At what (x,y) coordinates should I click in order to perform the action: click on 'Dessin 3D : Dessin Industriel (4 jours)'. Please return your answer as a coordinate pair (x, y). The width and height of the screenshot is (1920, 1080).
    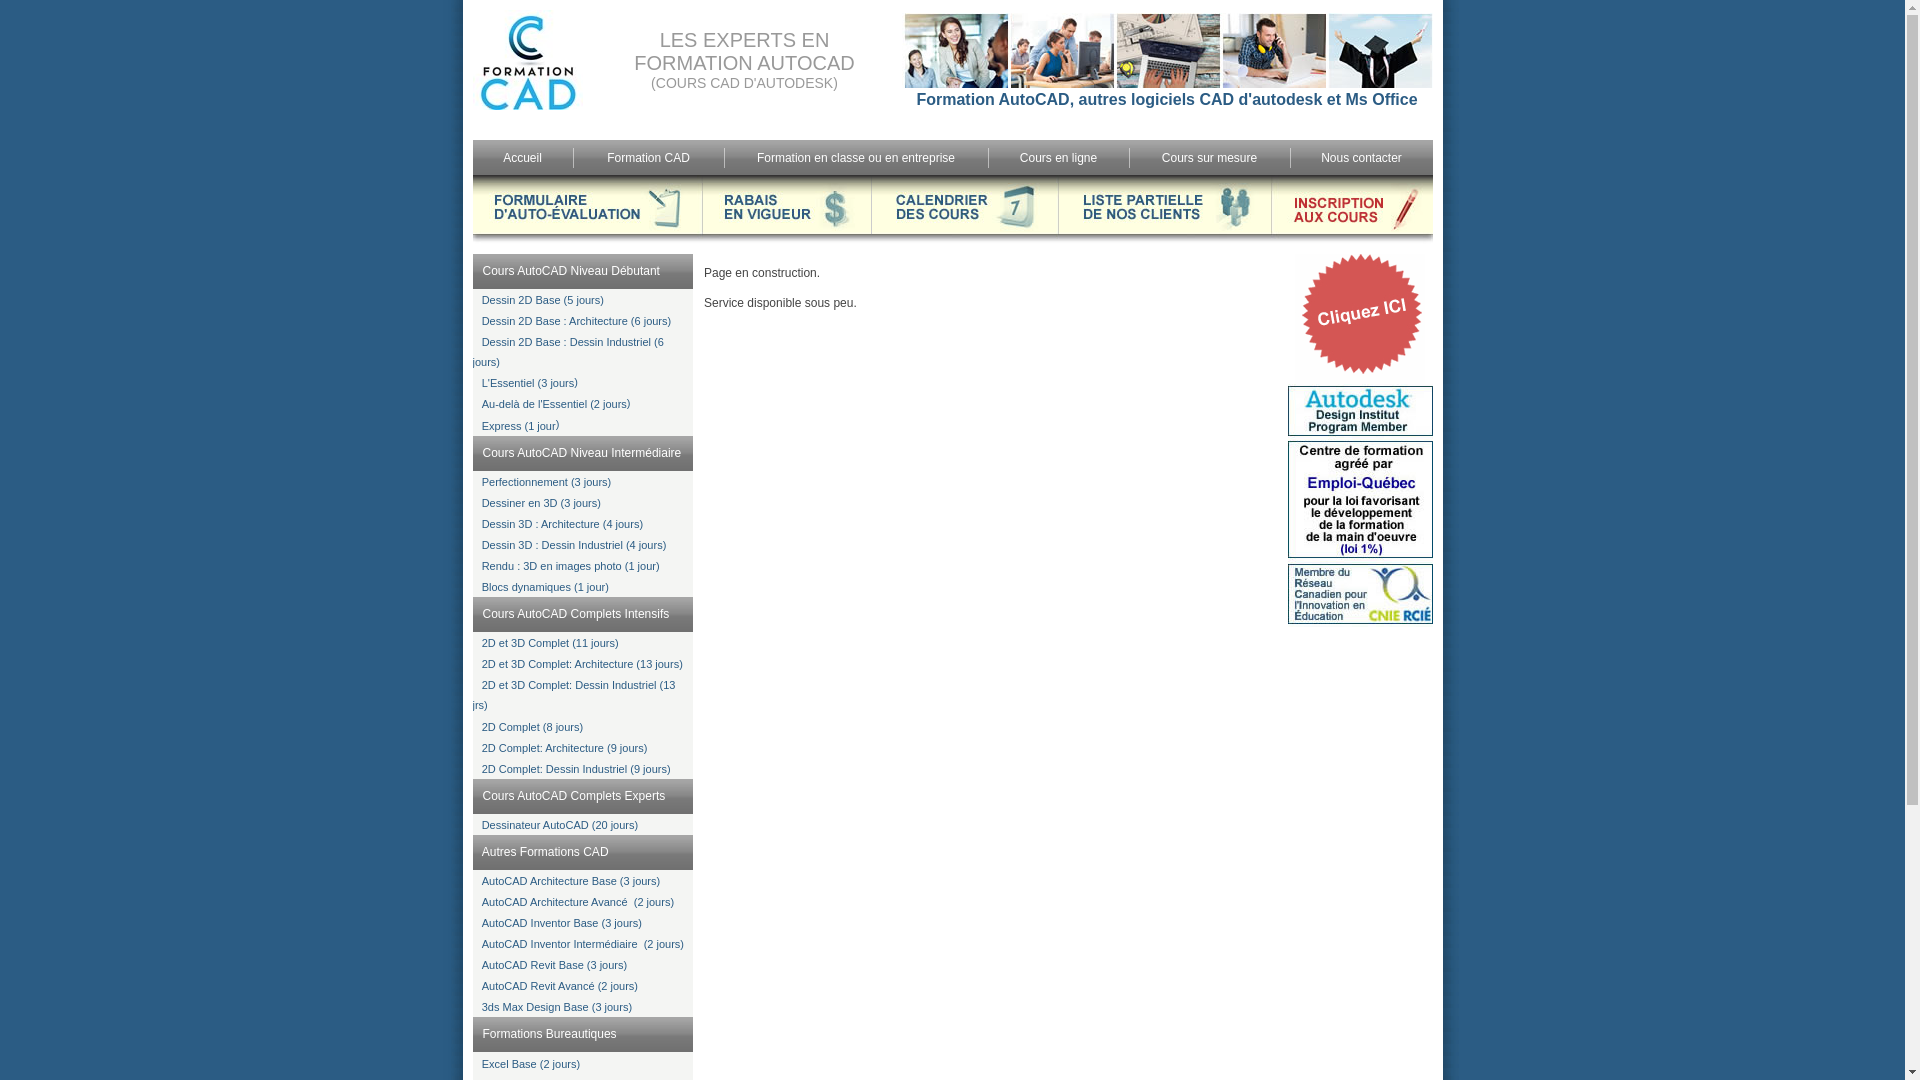
    Looking at the image, I should click on (573, 544).